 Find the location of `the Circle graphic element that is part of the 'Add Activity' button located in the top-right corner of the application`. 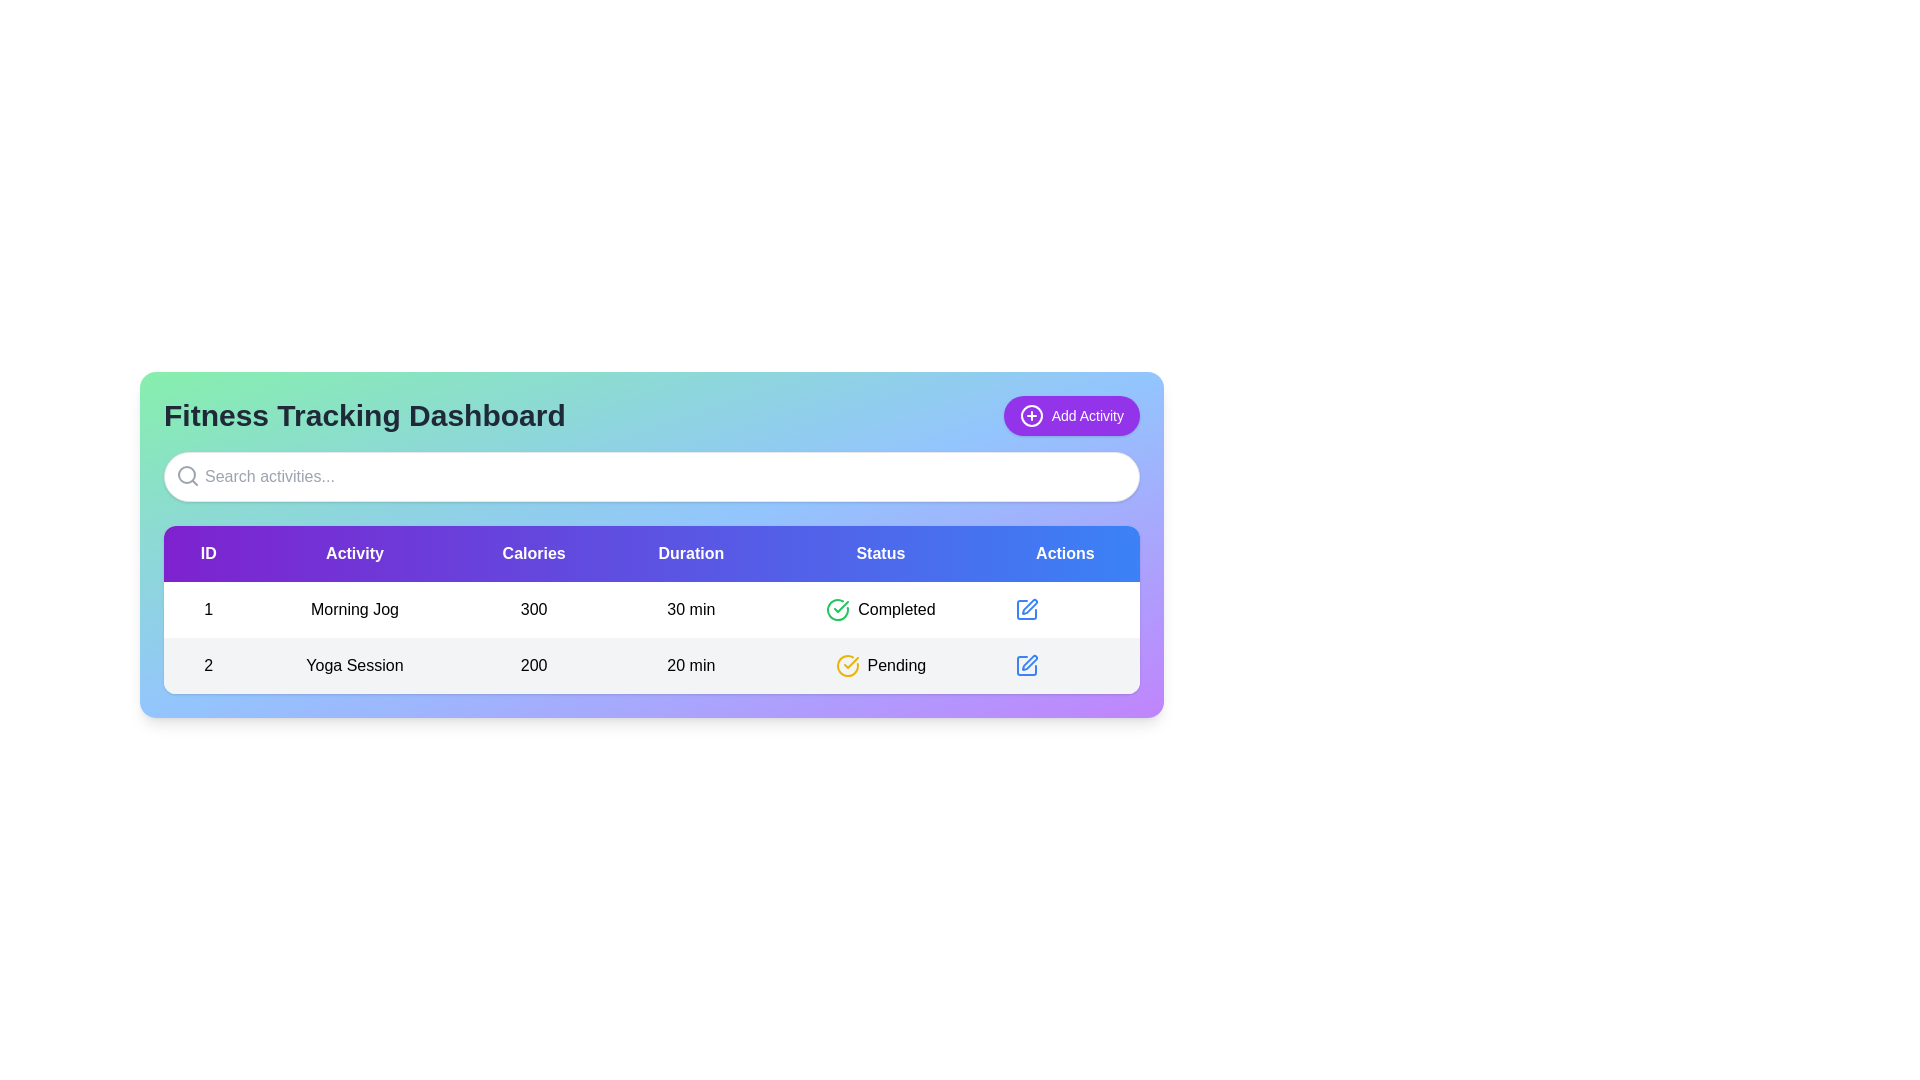

the Circle graphic element that is part of the 'Add Activity' button located in the top-right corner of the application is located at coordinates (1031, 415).